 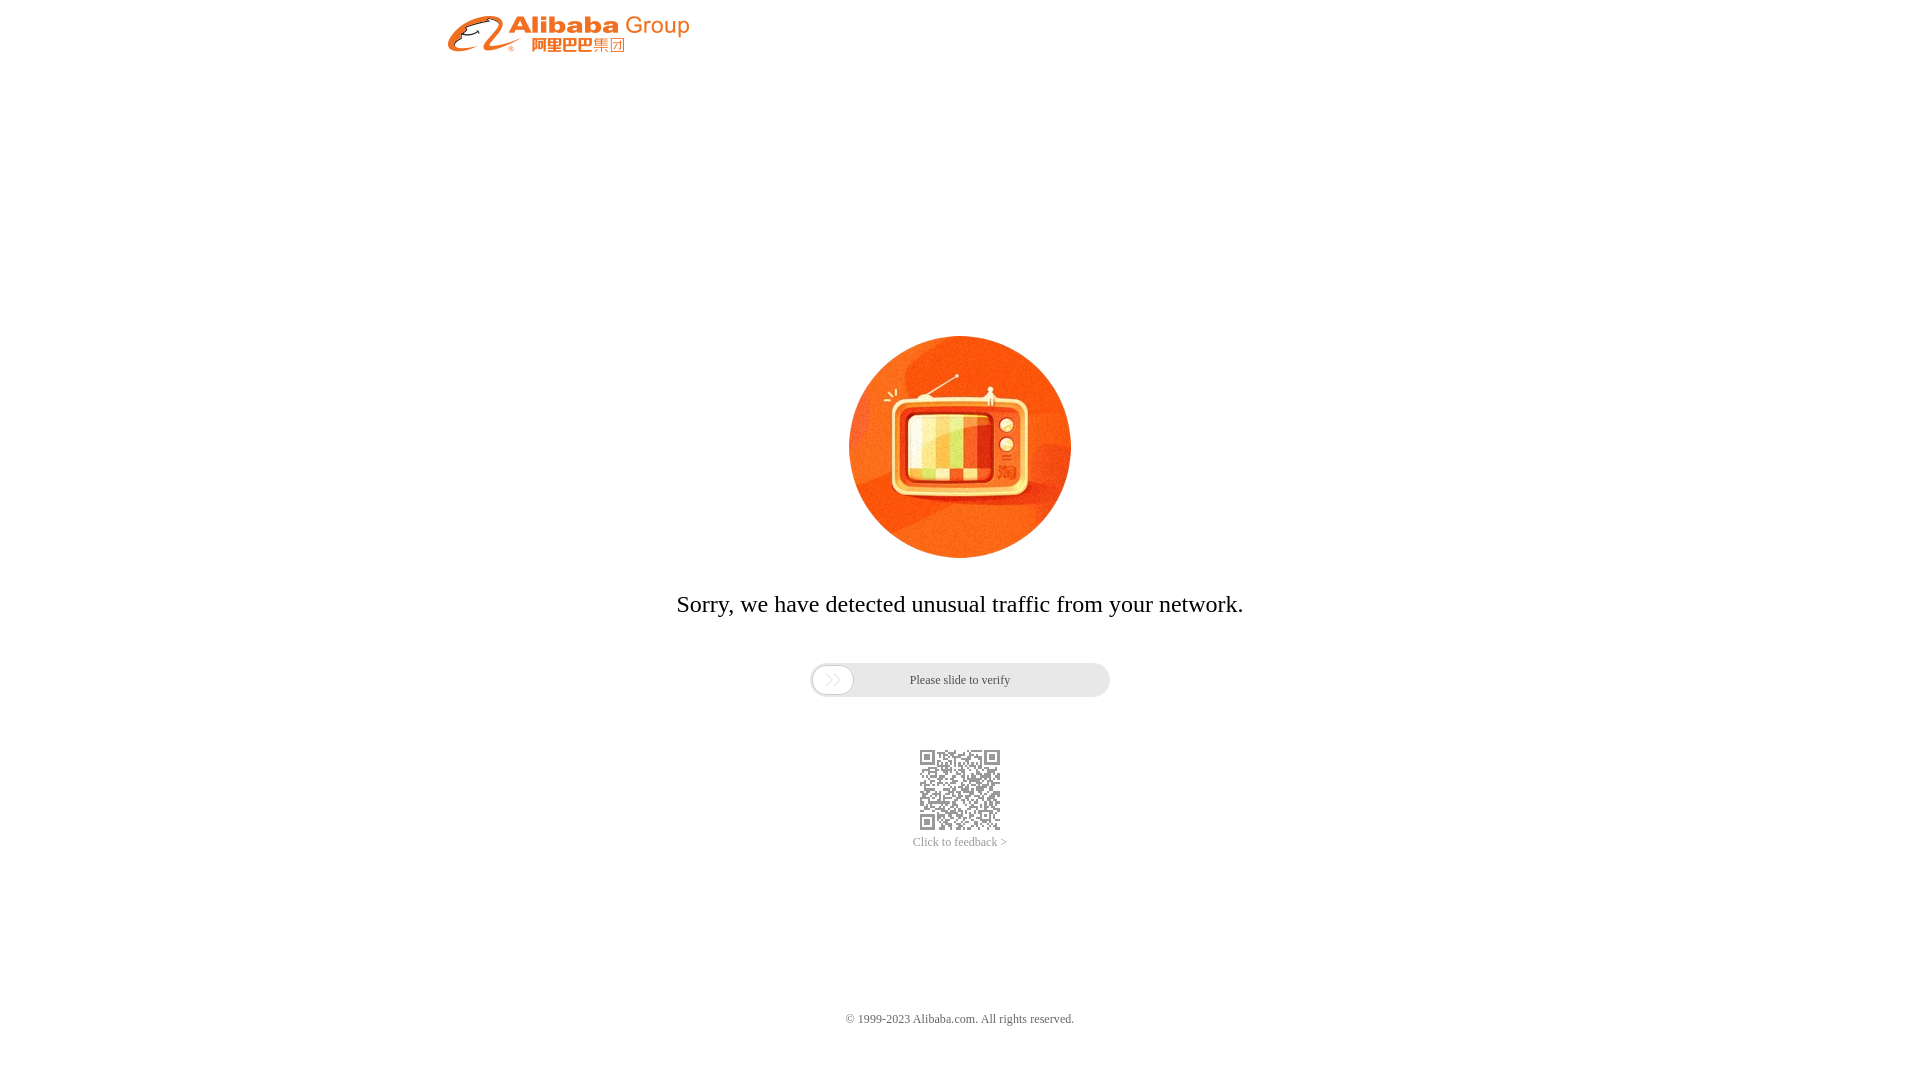 What do you see at coordinates (911, 842) in the screenshot?
I see `'Click to feedback >'` at bounding box center [911, 842].